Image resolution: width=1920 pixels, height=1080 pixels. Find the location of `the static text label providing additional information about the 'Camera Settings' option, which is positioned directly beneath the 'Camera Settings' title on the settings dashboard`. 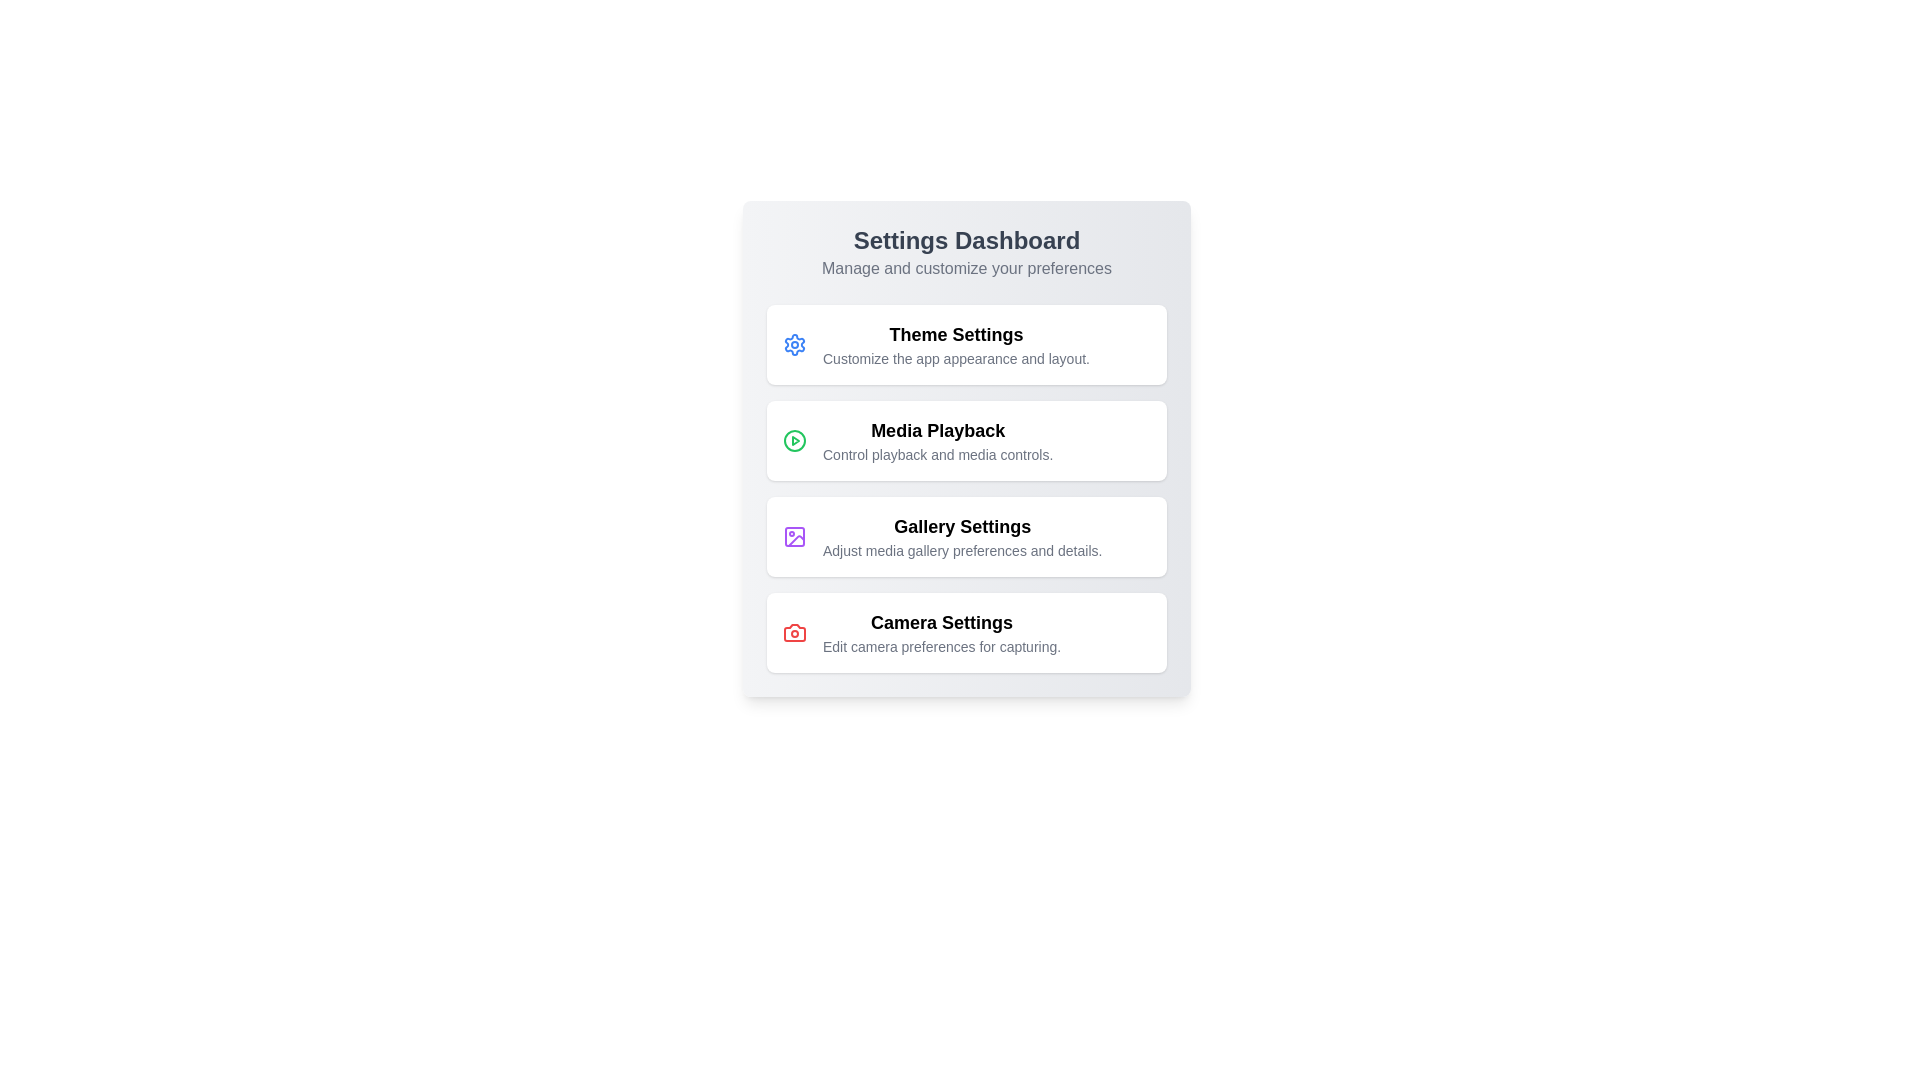

the static text label providing additional information about the 'Camera Settings' option, which is positioned directly beneath the 'Camera Settings' title on the settings dashboard is located at coordinates (941, 647).